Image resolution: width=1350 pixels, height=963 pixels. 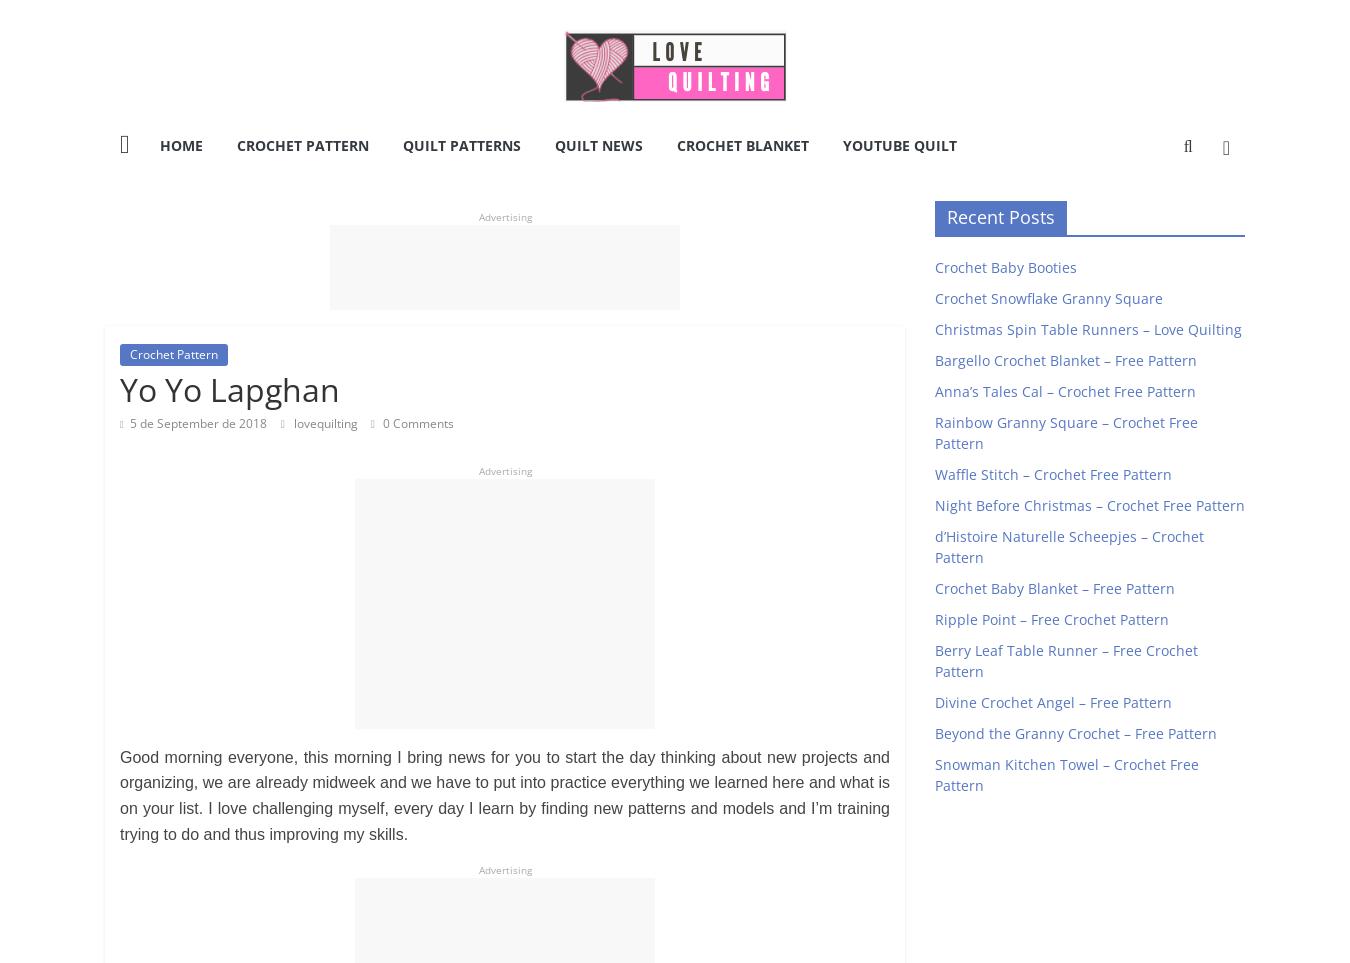 What do you see at coordinates (1053, 472) in the screenshot?
I see `'Waffle Stitch – Crochet Free Pattern'` at bounding box center [1053, 472].